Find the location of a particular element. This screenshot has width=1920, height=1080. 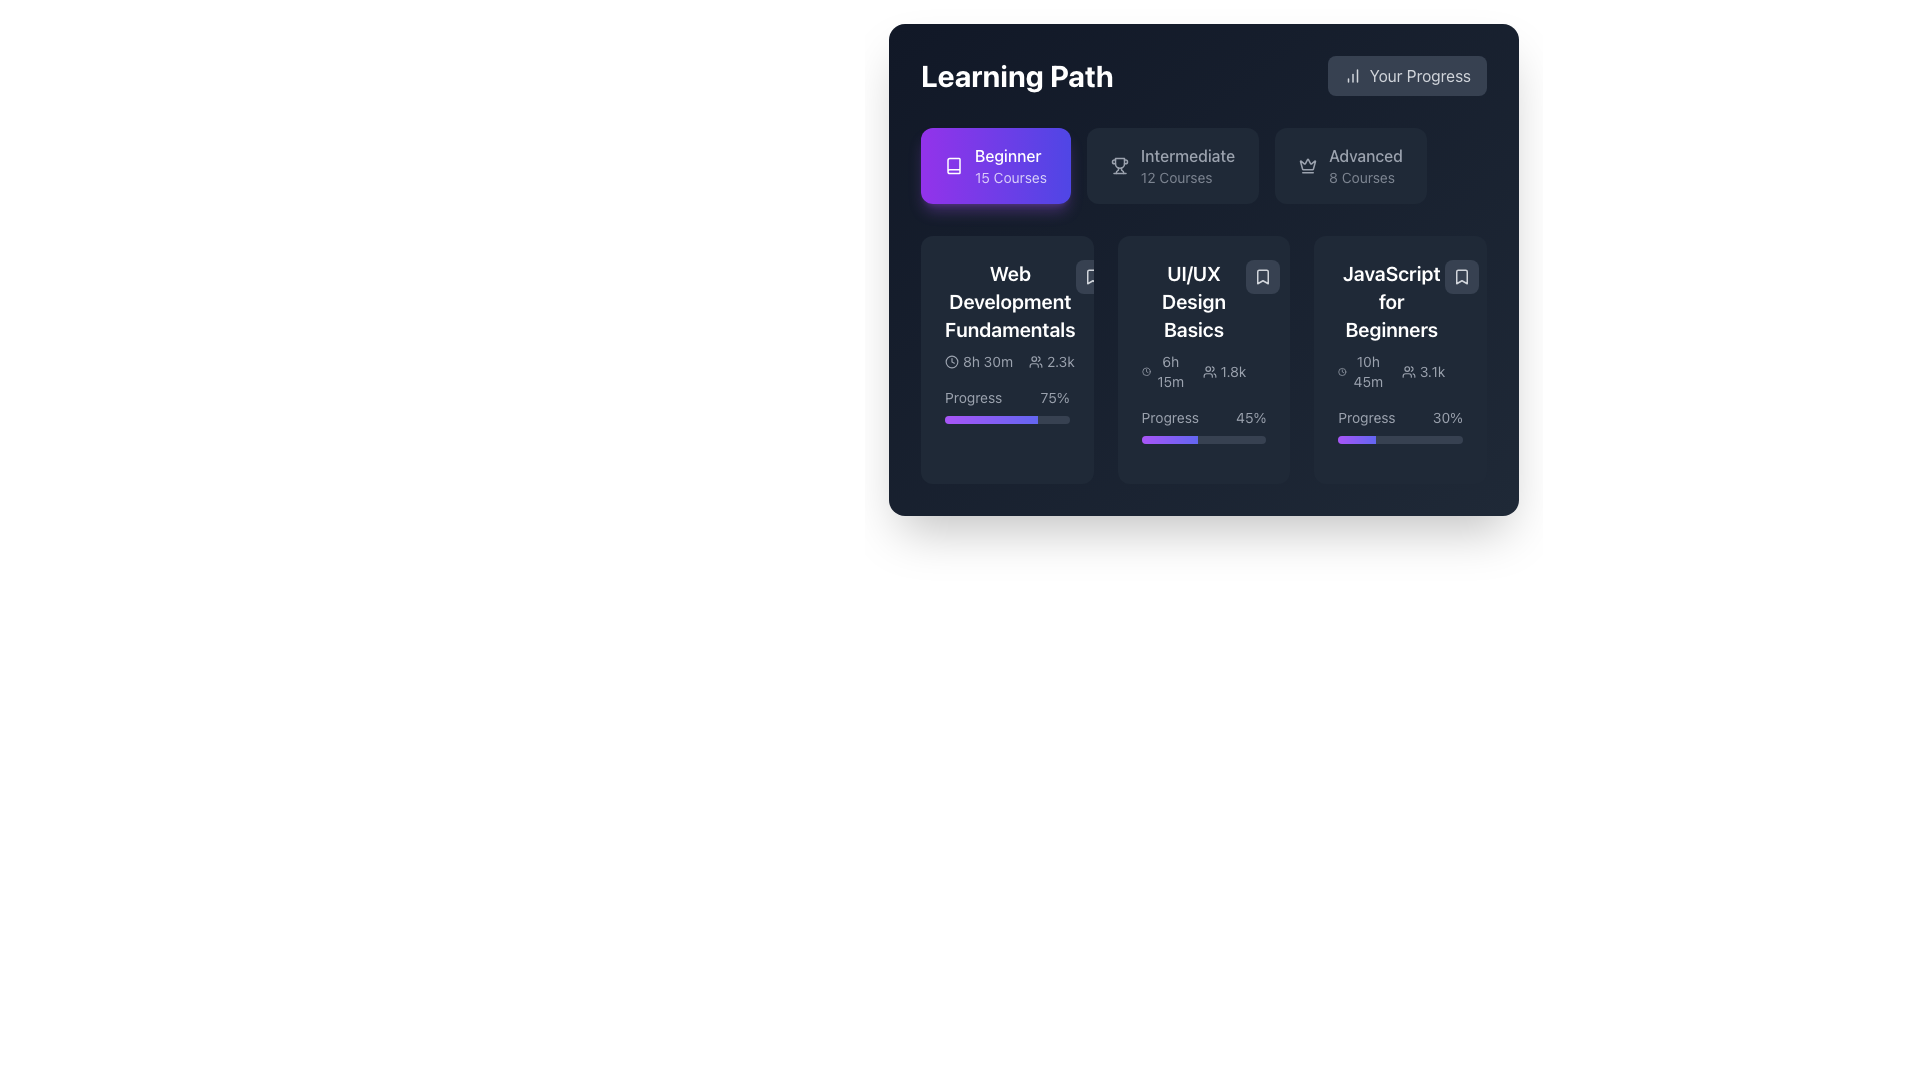

the static text element displaying '2.3k' that is positioned next to the group of people icon in the leftmost course card of 'Web Development Fundamentals' is located at coordinates (1059, 362).